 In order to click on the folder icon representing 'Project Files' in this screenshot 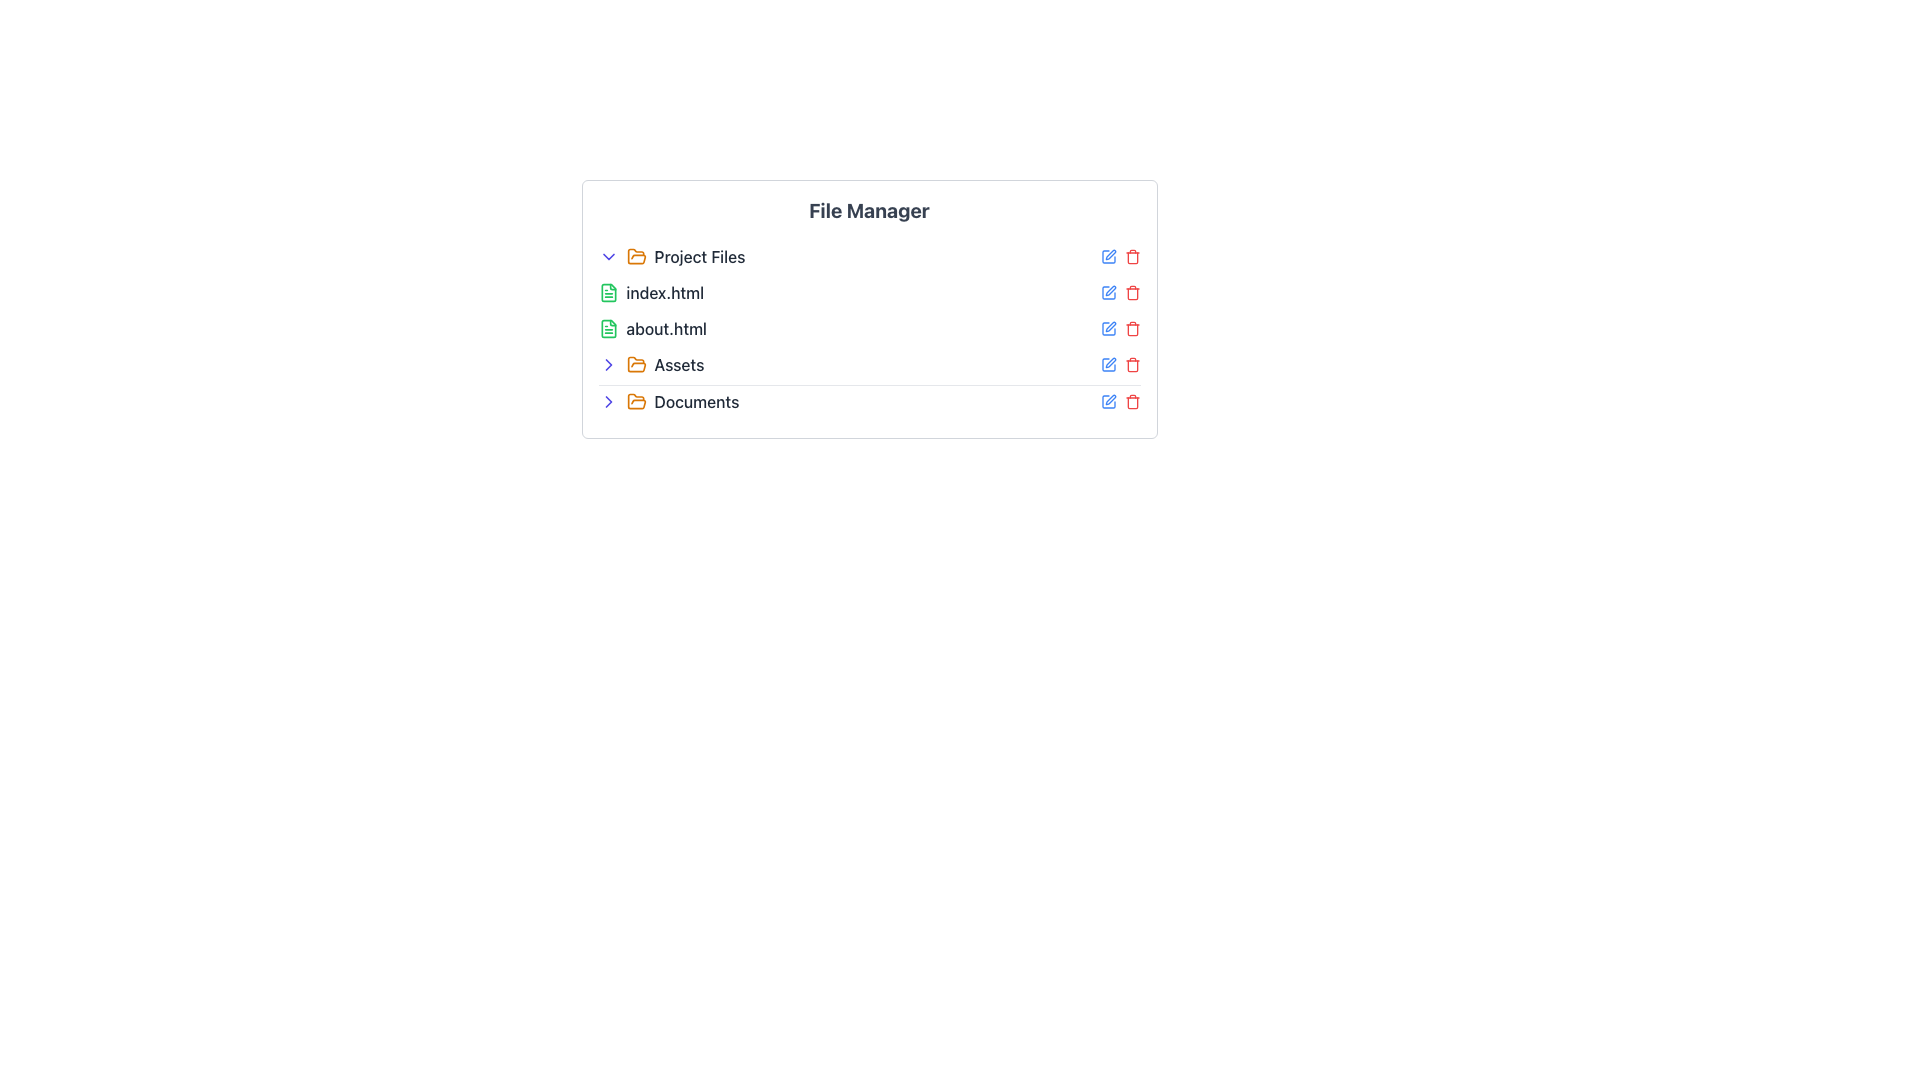, I will do `click(635, 256)`.